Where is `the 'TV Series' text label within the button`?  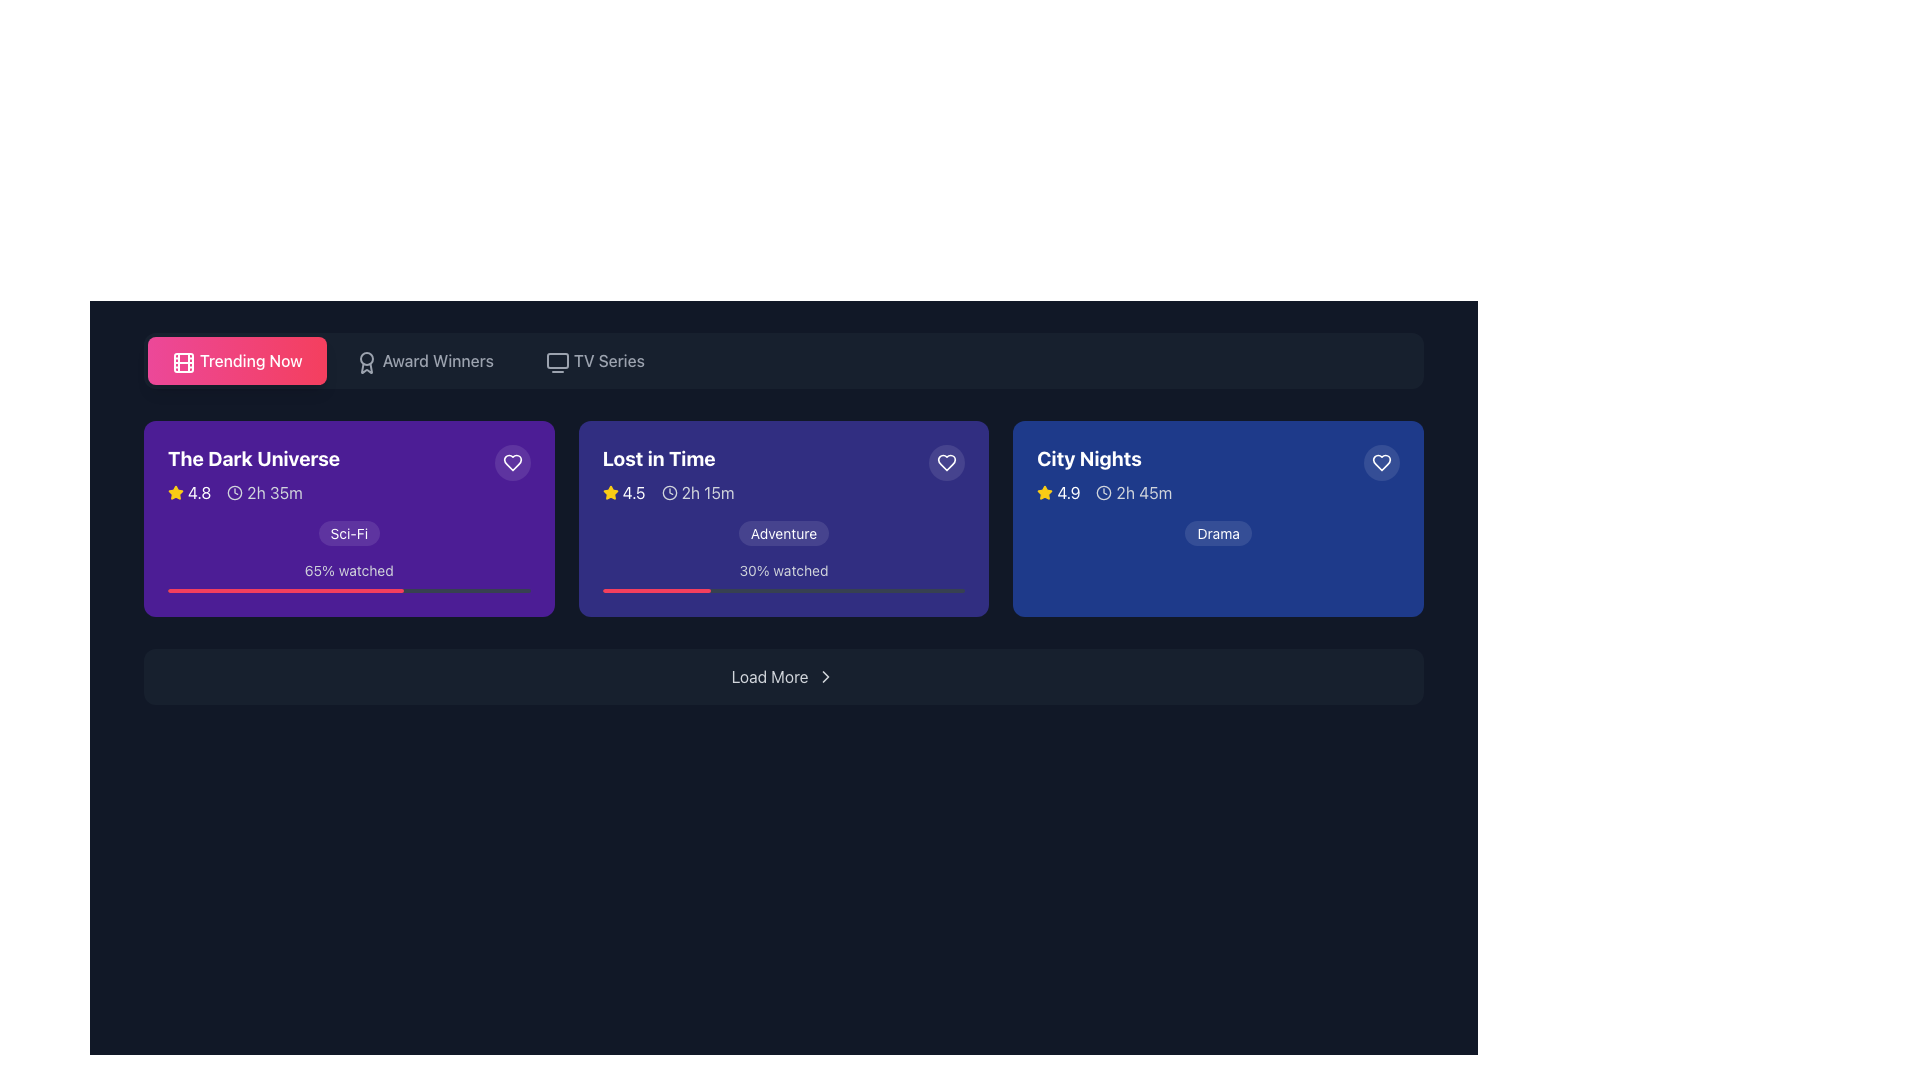 the 'TV Series' text label within the button is located at coordinates (608, 361).